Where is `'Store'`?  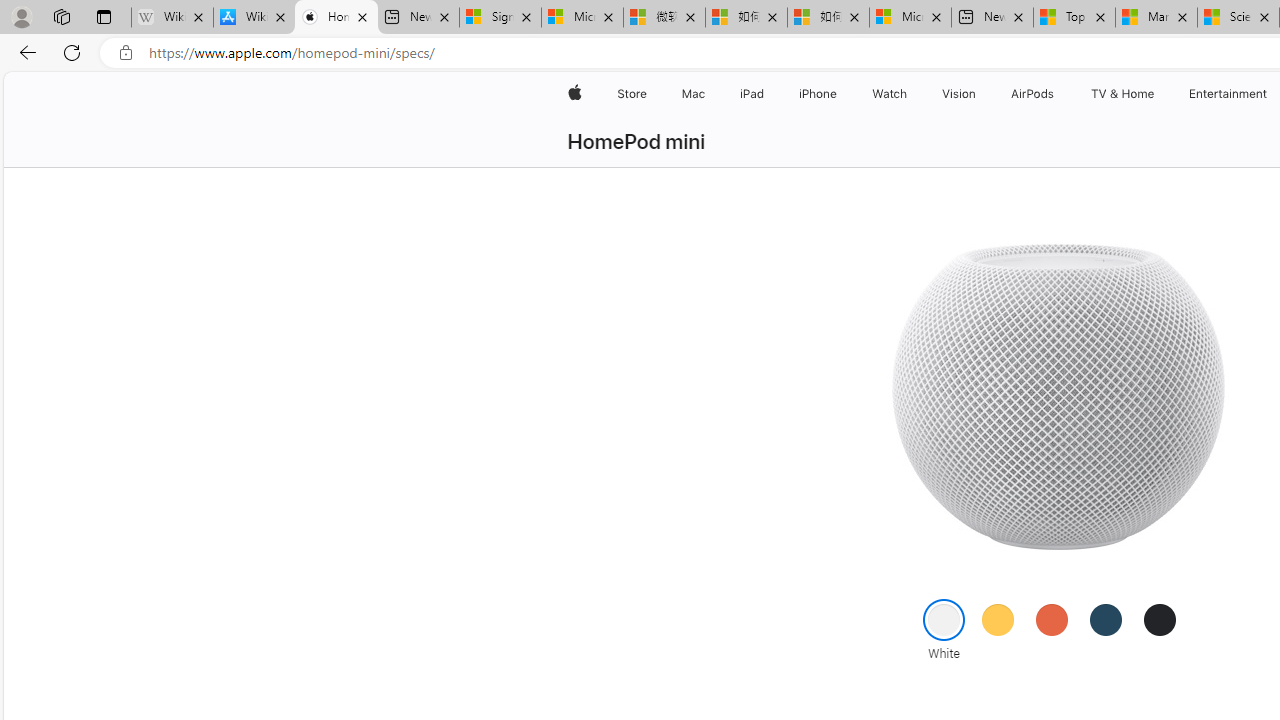
'Store' is located at coordinates (630, 93).